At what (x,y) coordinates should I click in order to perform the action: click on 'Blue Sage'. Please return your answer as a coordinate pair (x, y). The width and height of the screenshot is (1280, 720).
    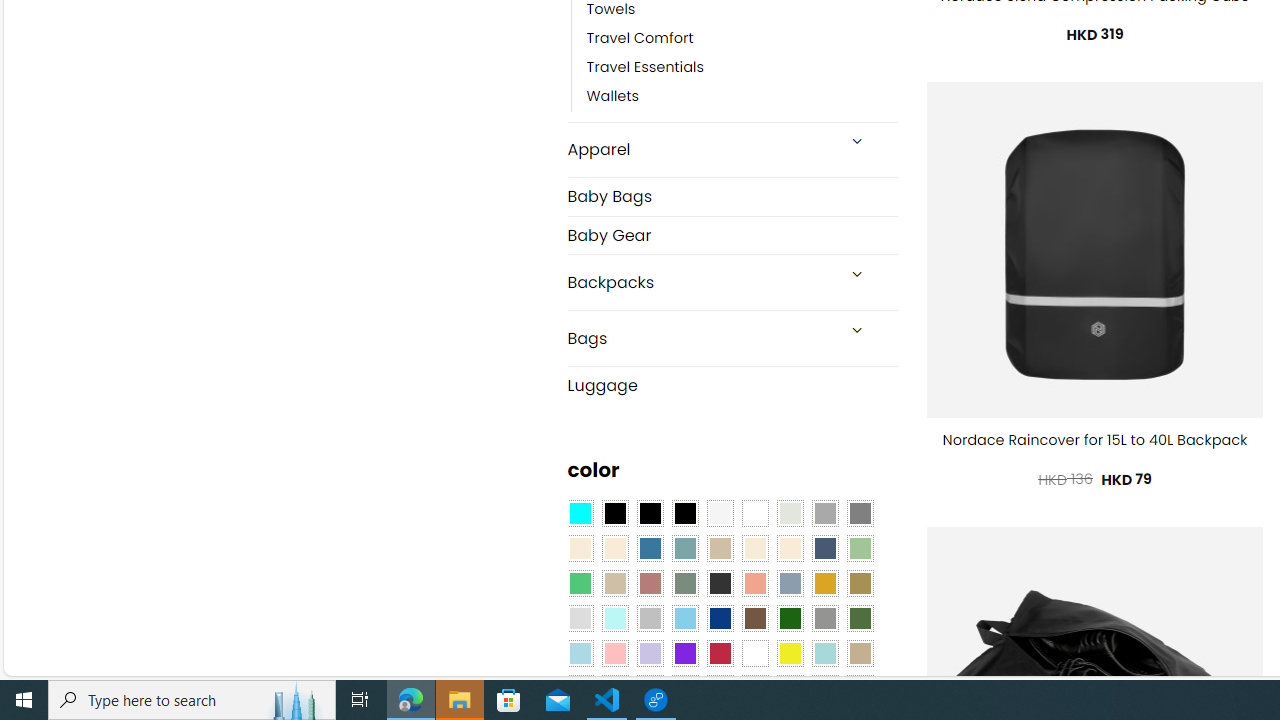
    Looking at the image, I should click on (684, 549).